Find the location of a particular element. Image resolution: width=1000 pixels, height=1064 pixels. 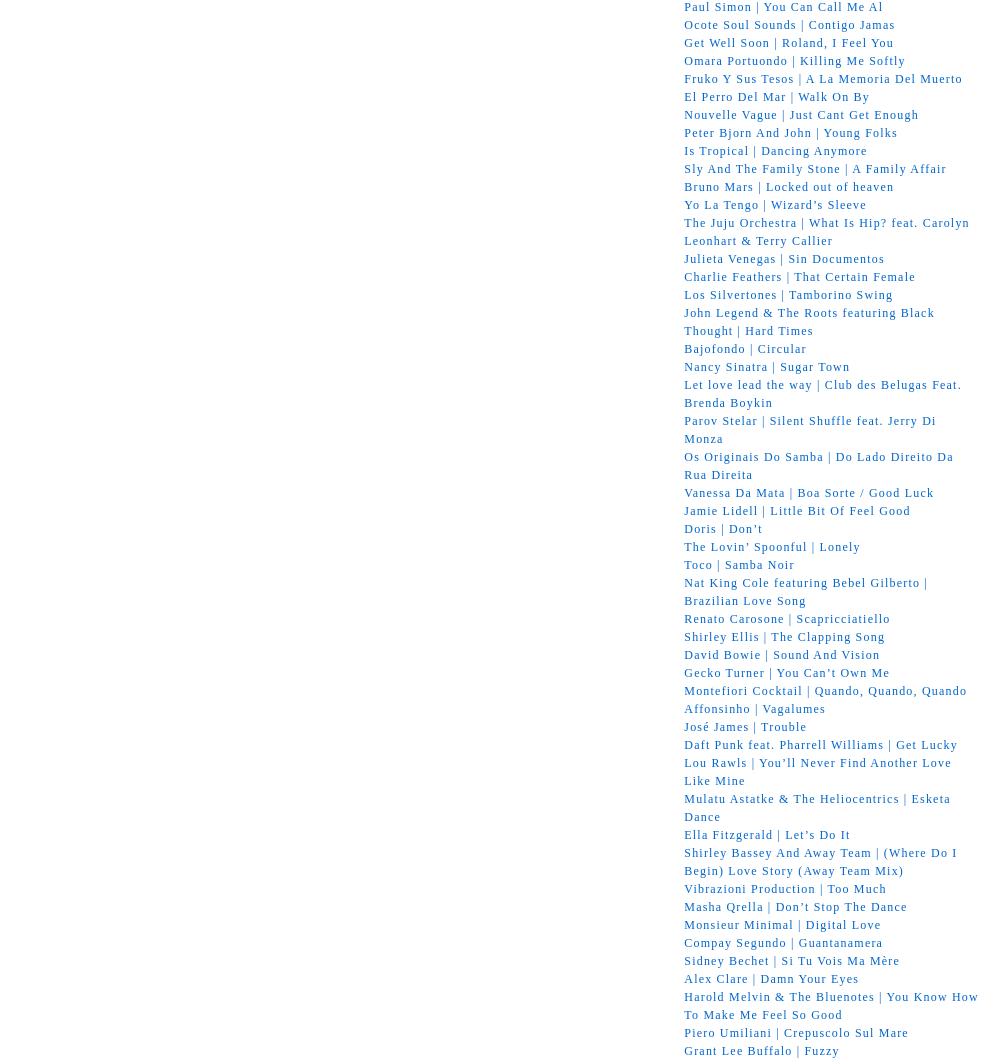

'Daft Punk feat. Pharrell Williams | Get Lucky' is located at coordinates (819, 743).